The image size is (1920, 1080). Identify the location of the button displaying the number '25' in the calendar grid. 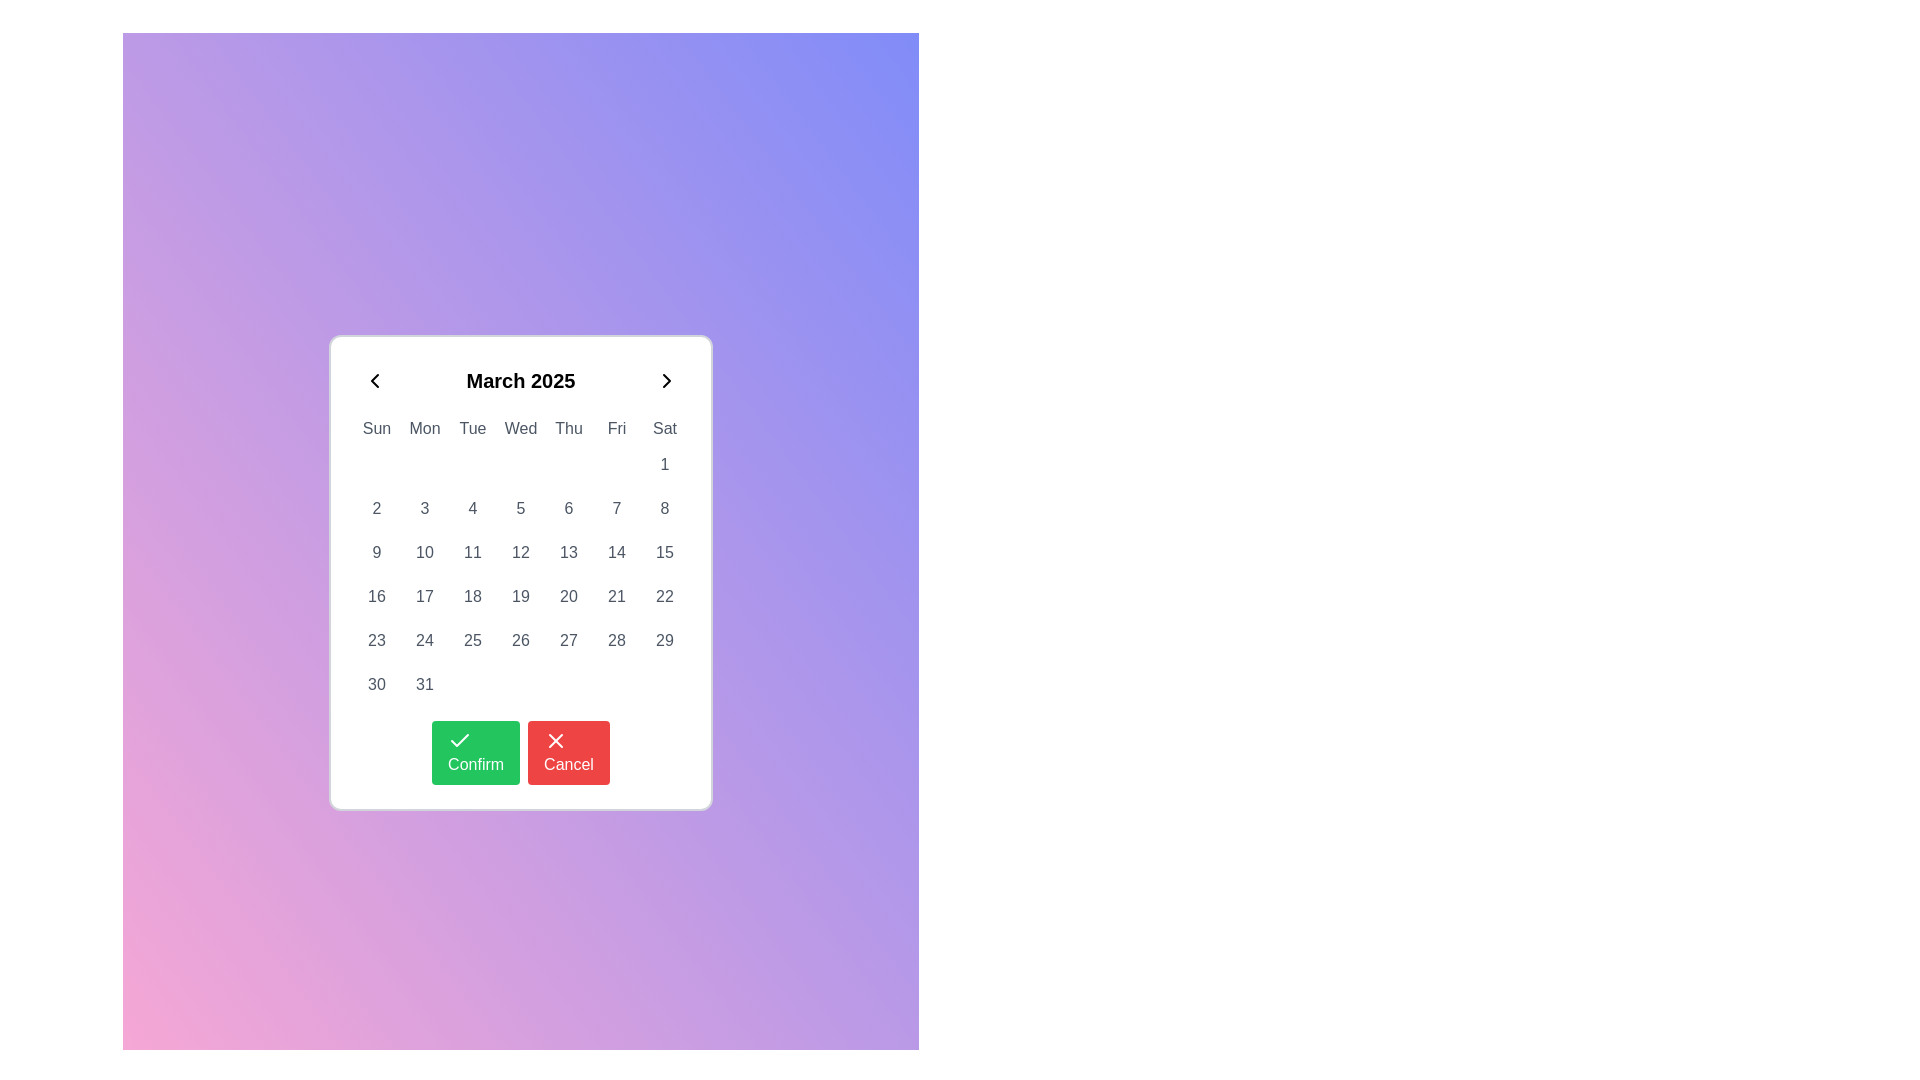
(472, 640).